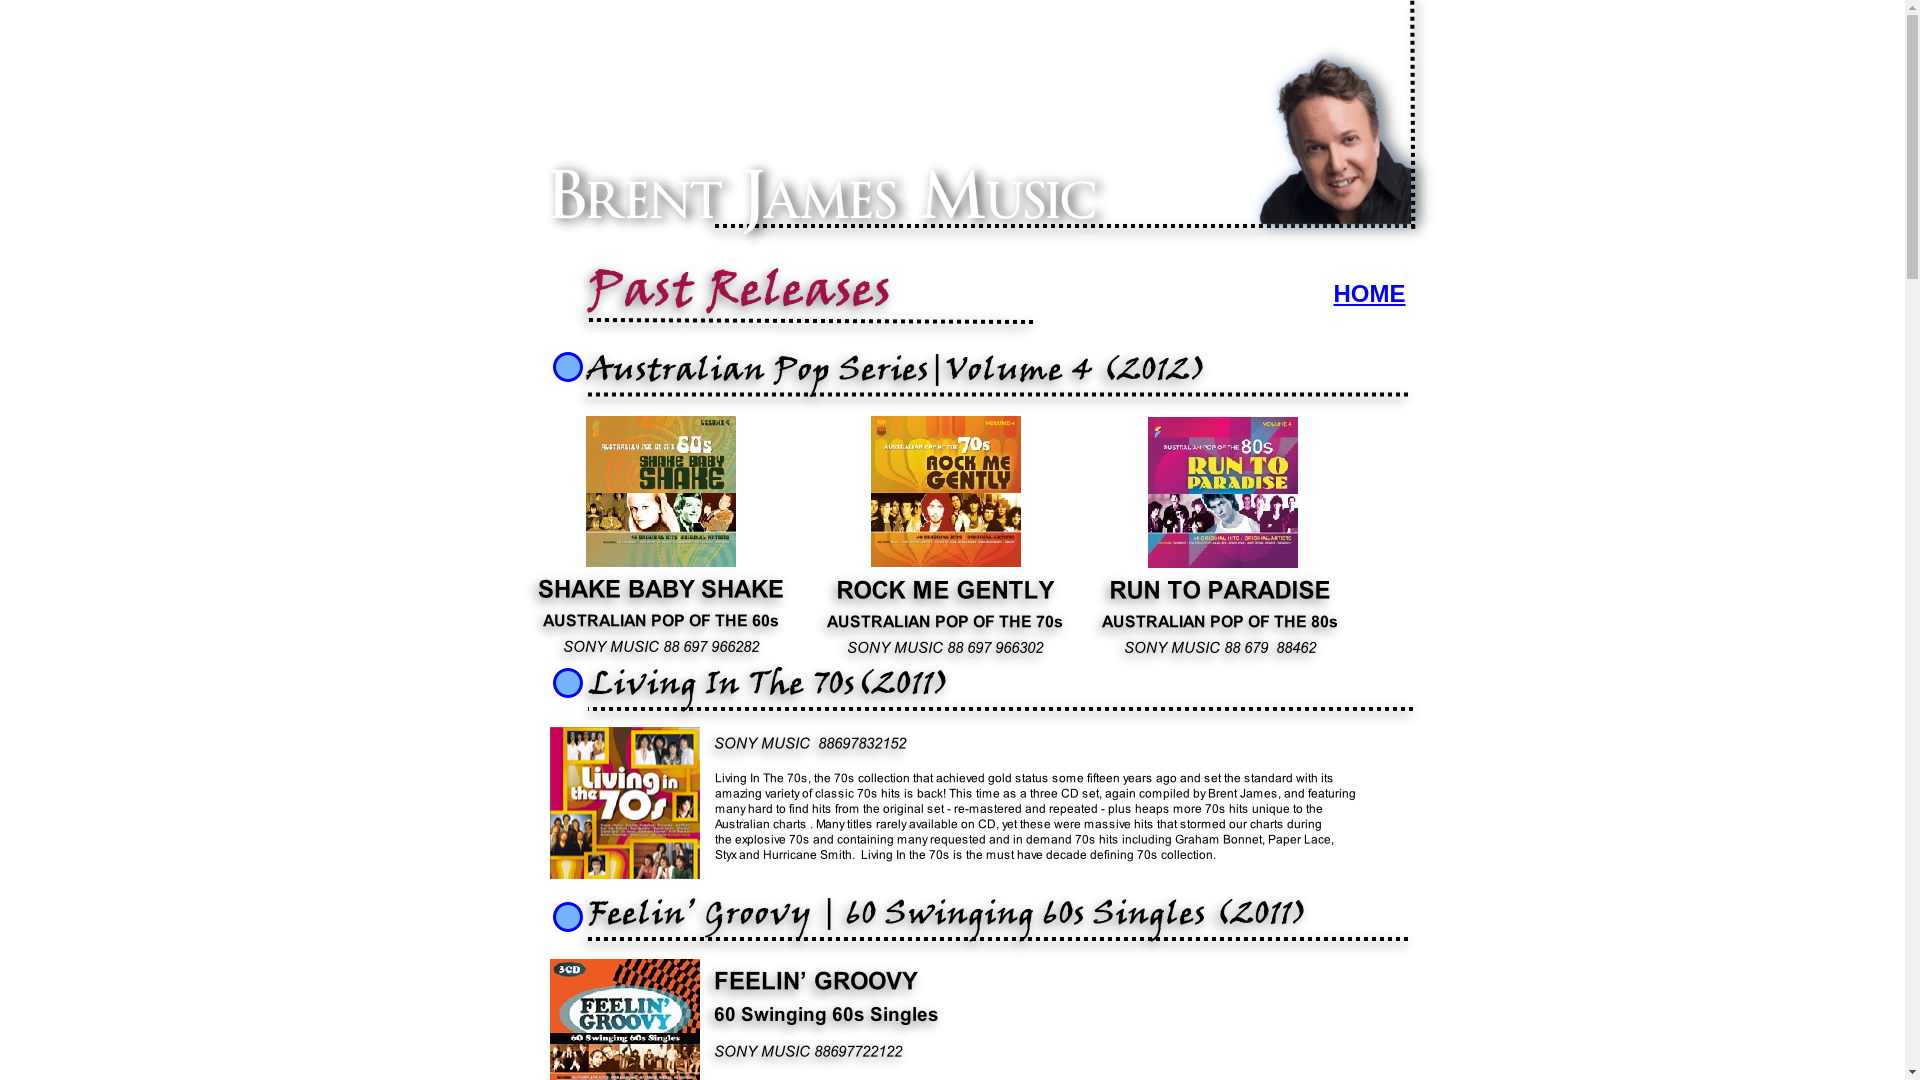  I want to click on 'HOME', so click(1334, 293).